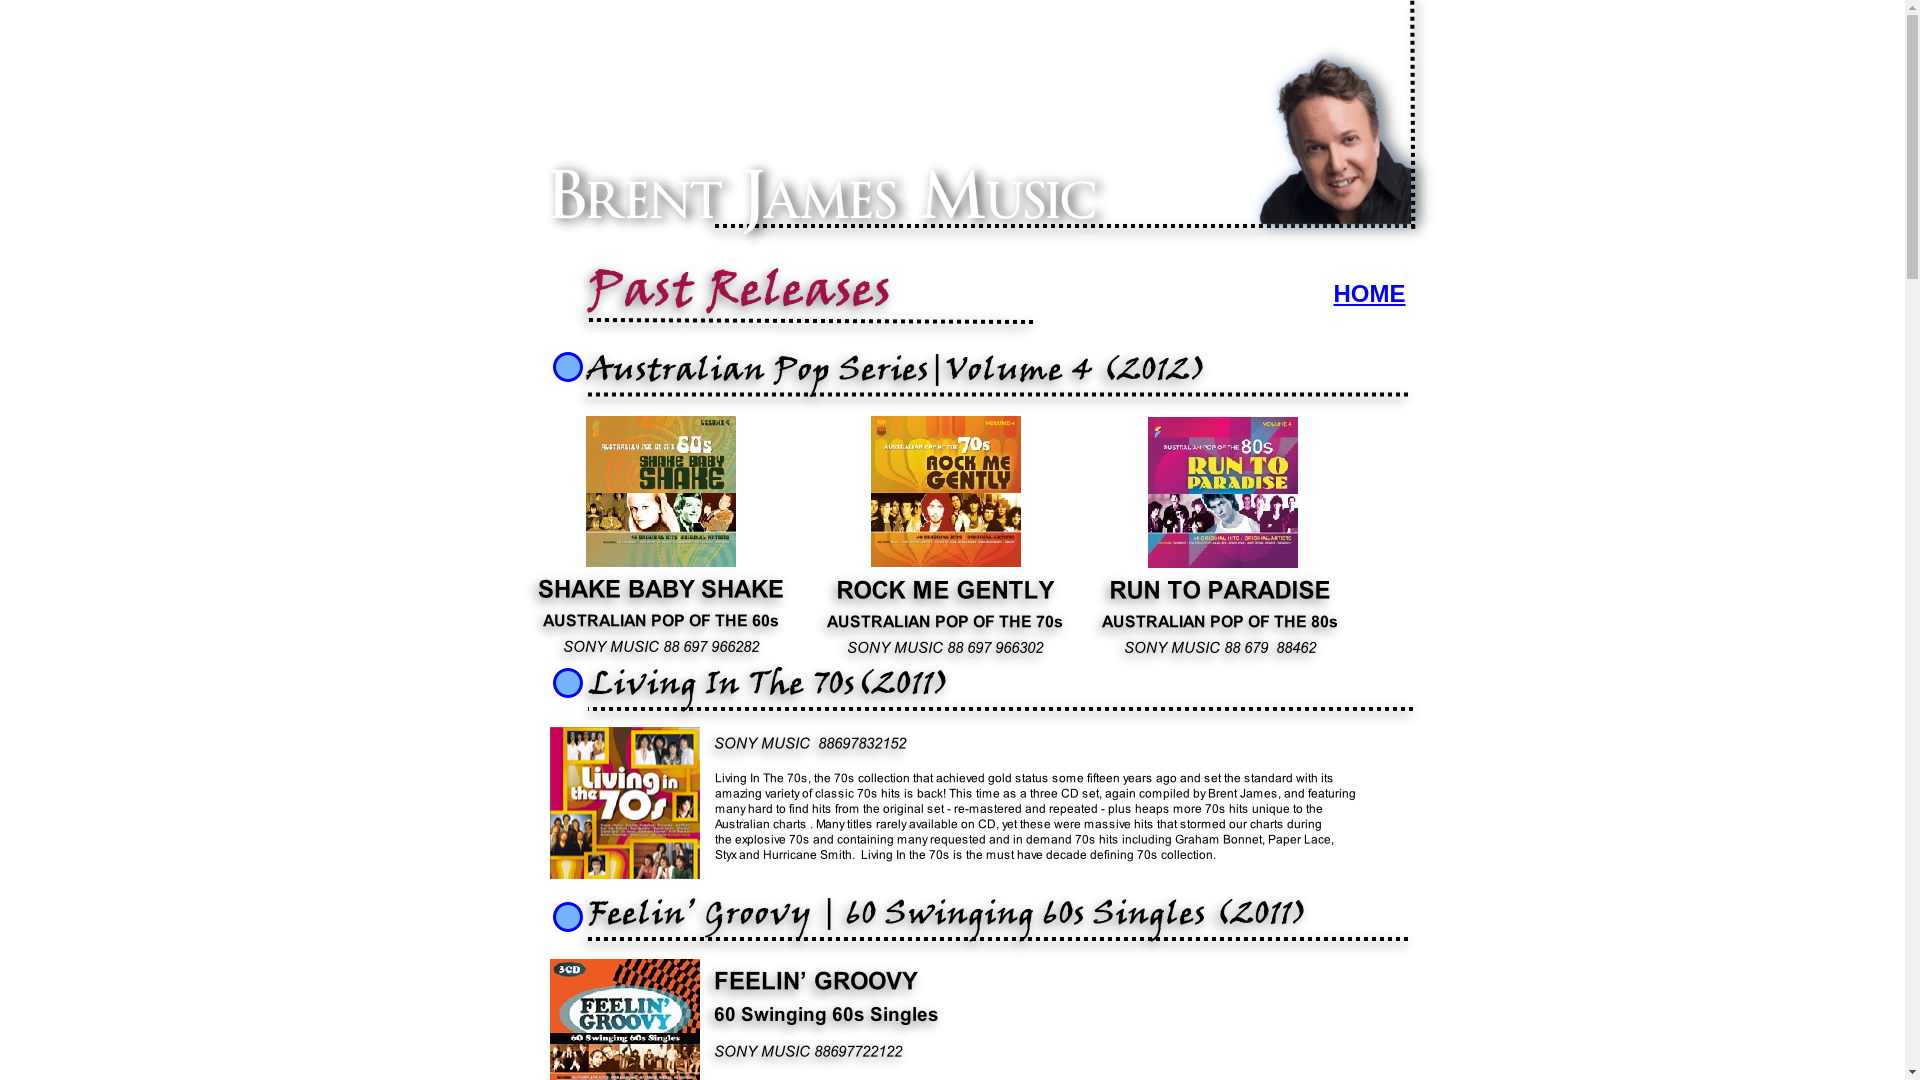  I want to click on 'HOME', so click(1334, 293).